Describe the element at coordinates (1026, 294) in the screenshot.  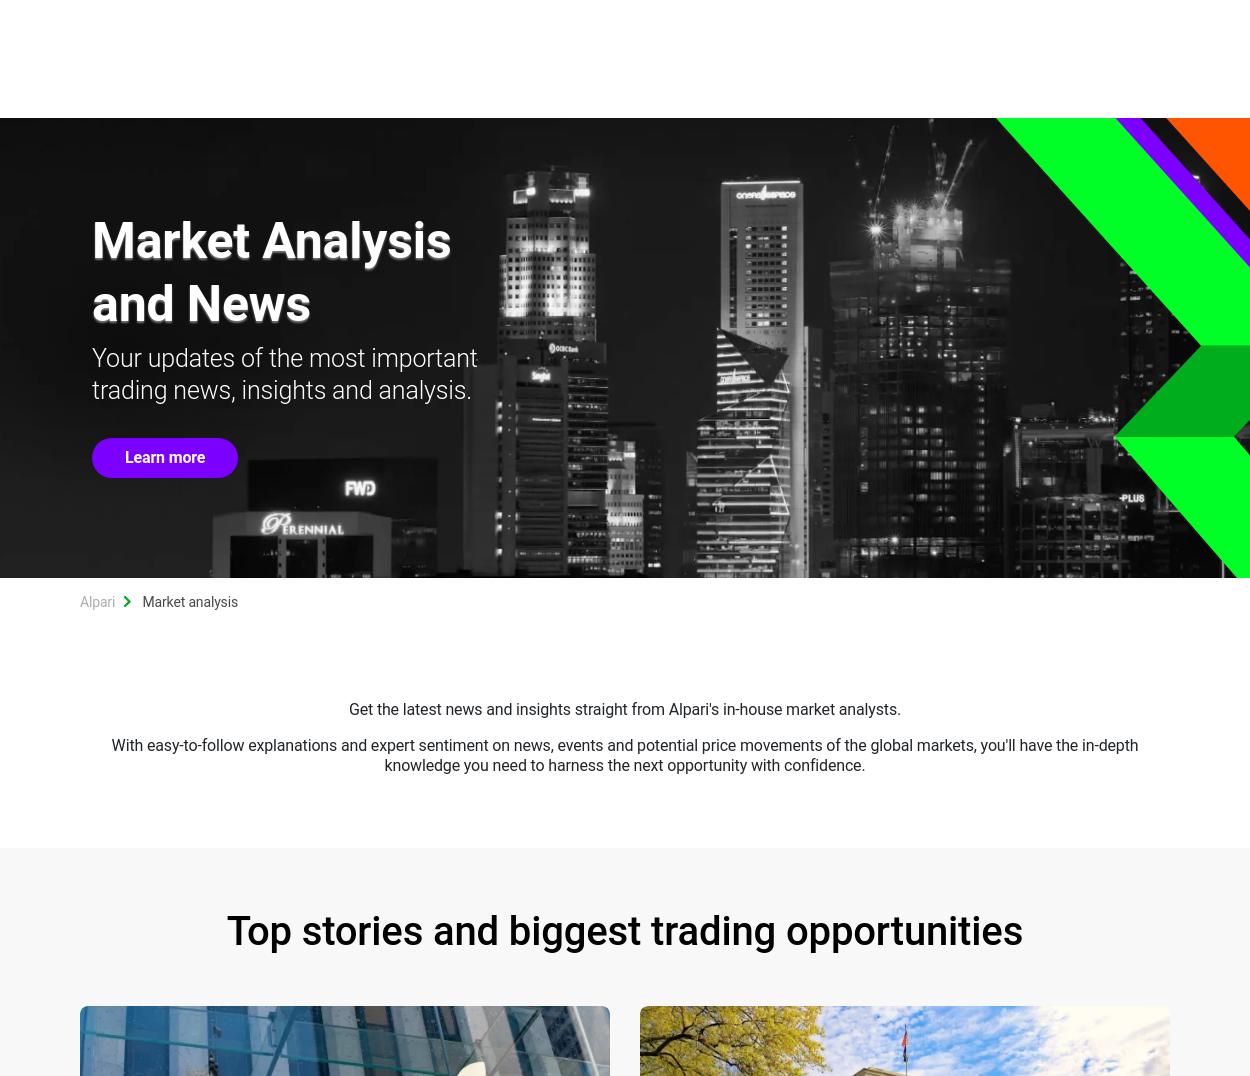
I see `'eurozone'` at that location.